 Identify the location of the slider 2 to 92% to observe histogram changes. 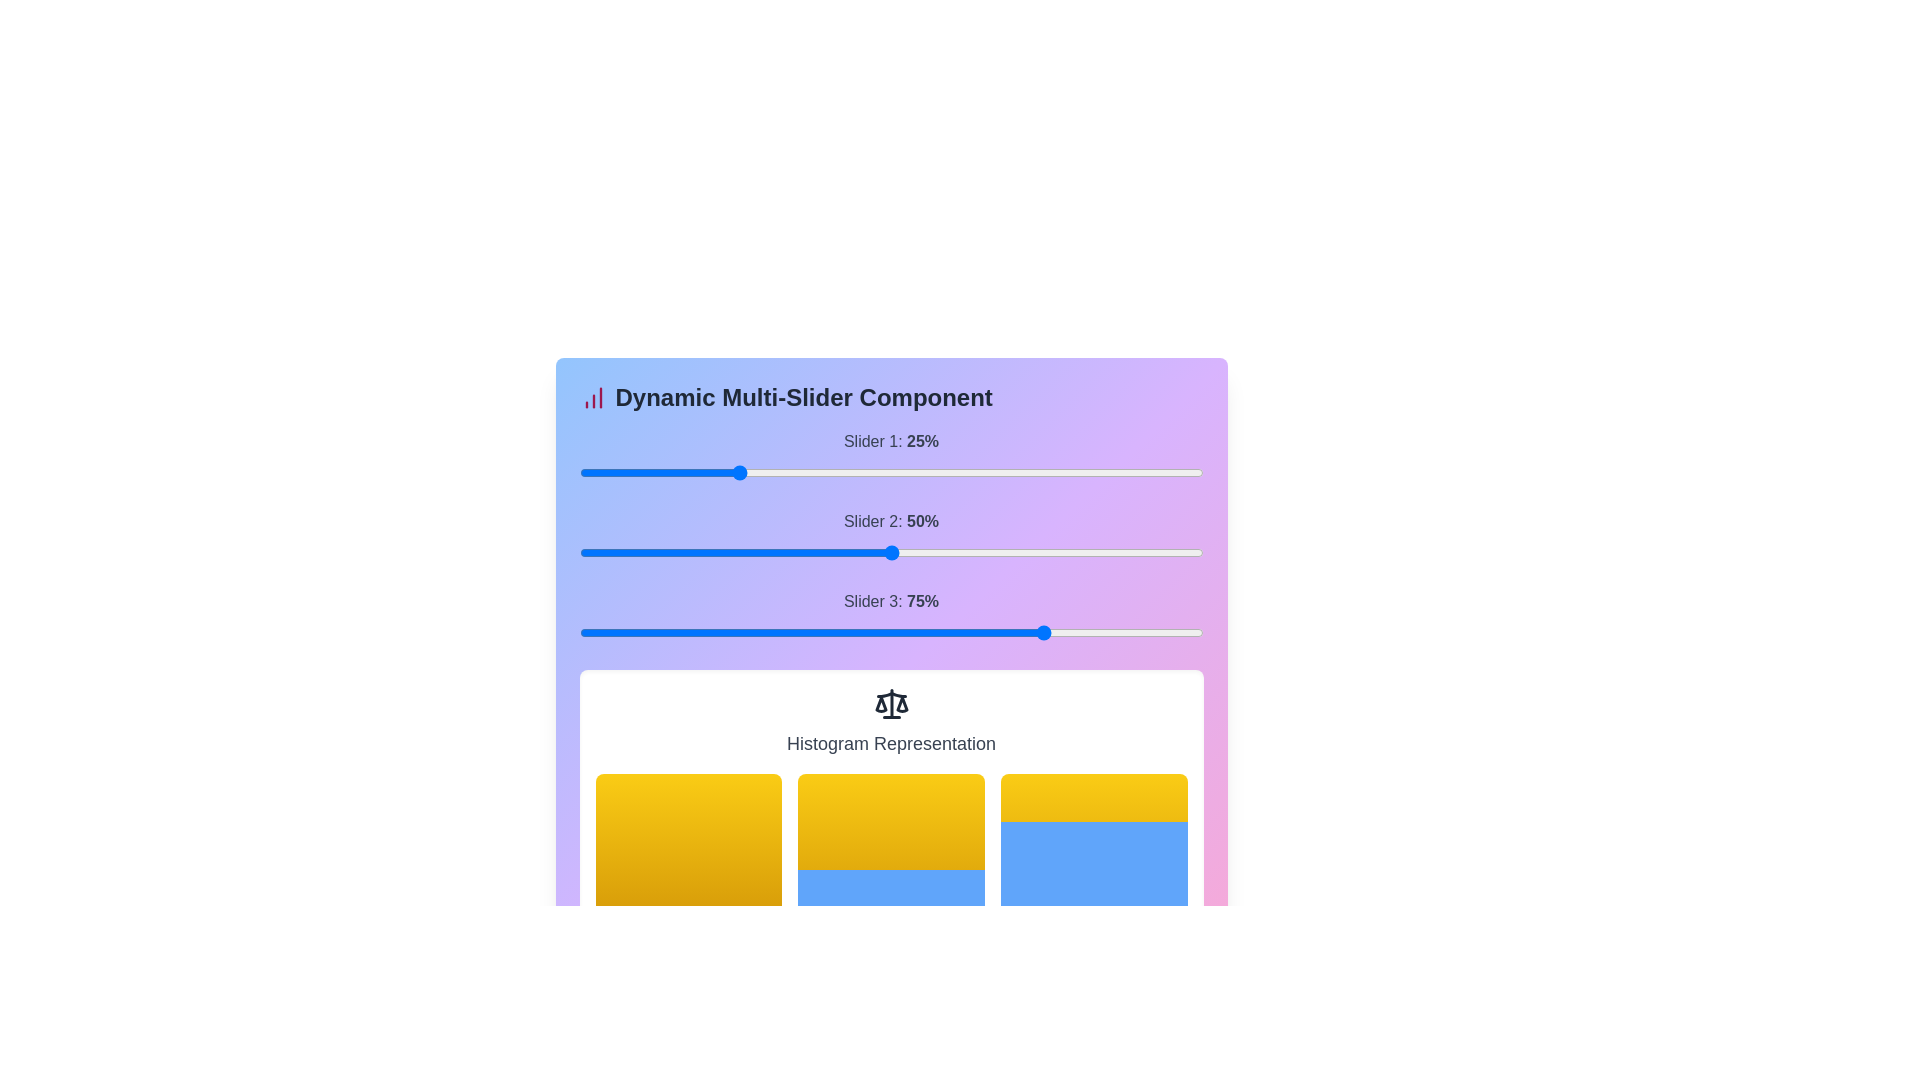
(1178, 552).